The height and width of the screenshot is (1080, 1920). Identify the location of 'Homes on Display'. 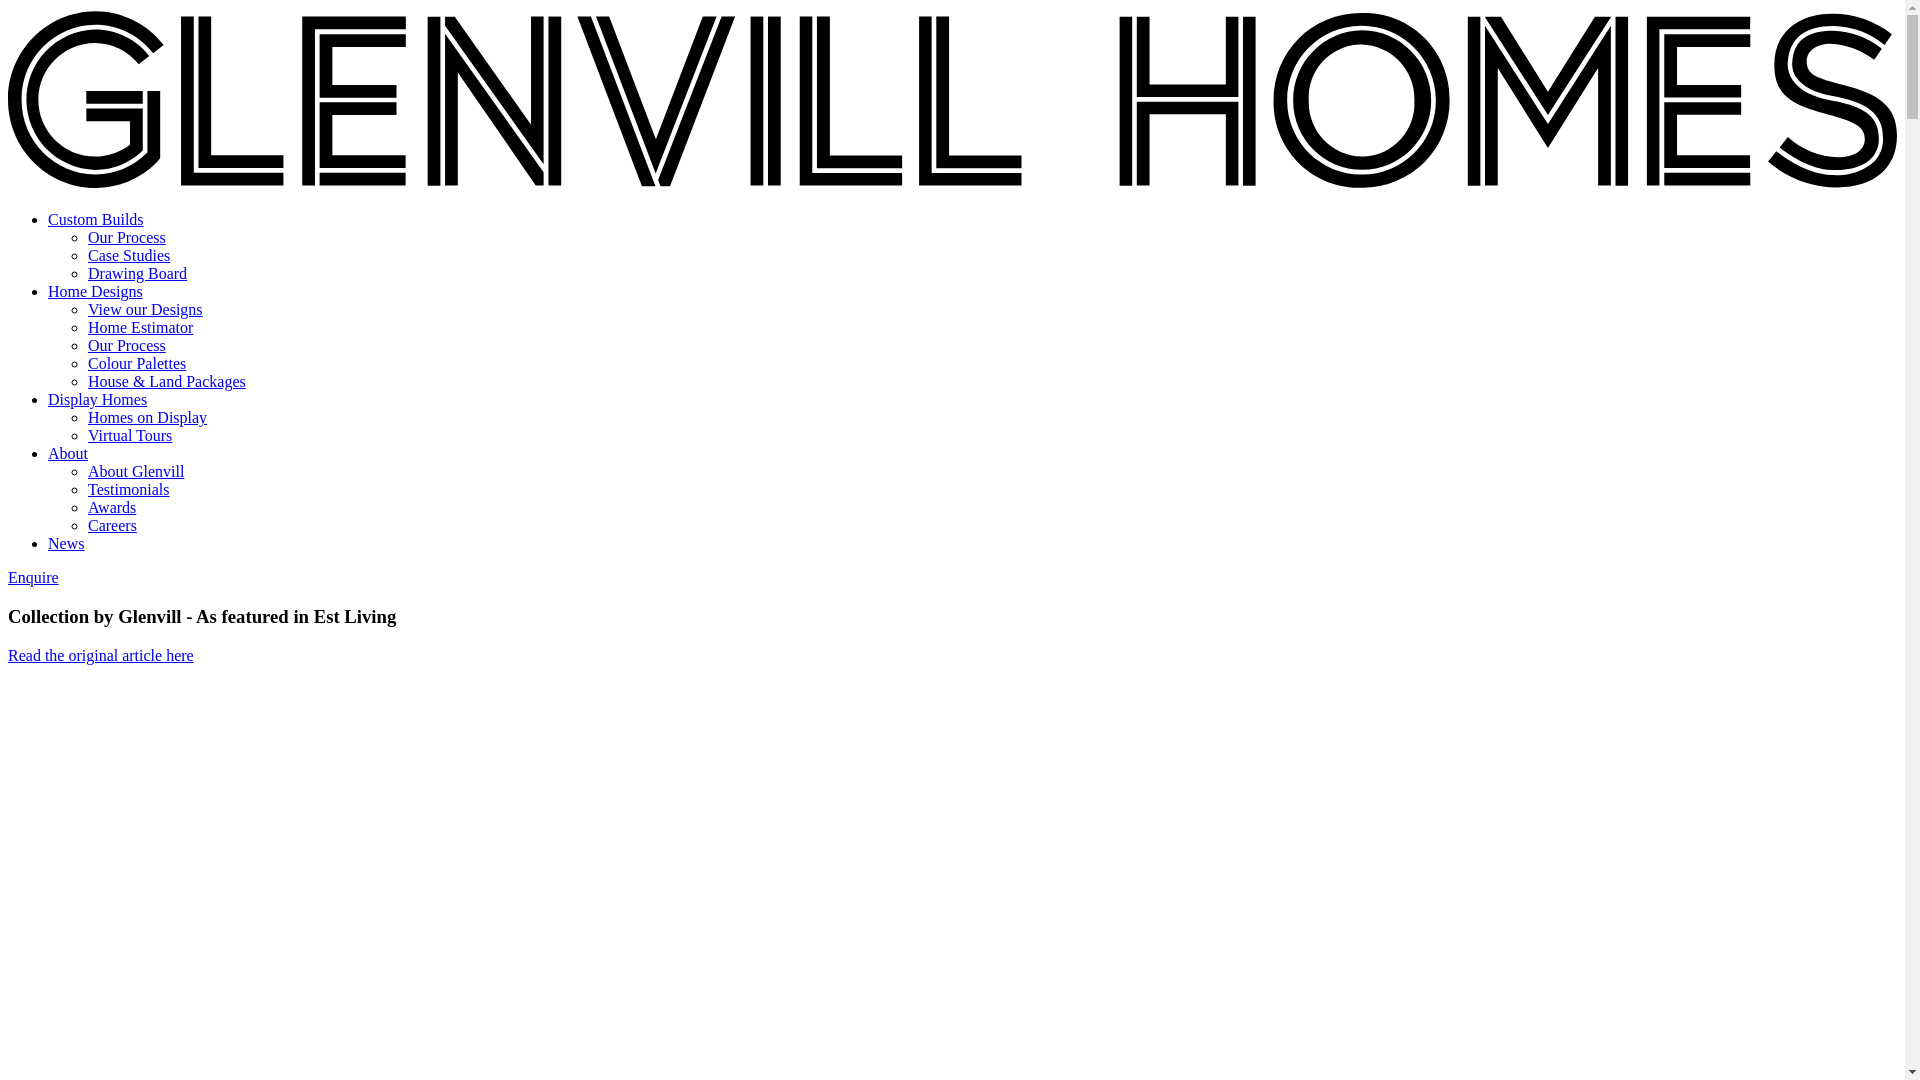
(146, 416).